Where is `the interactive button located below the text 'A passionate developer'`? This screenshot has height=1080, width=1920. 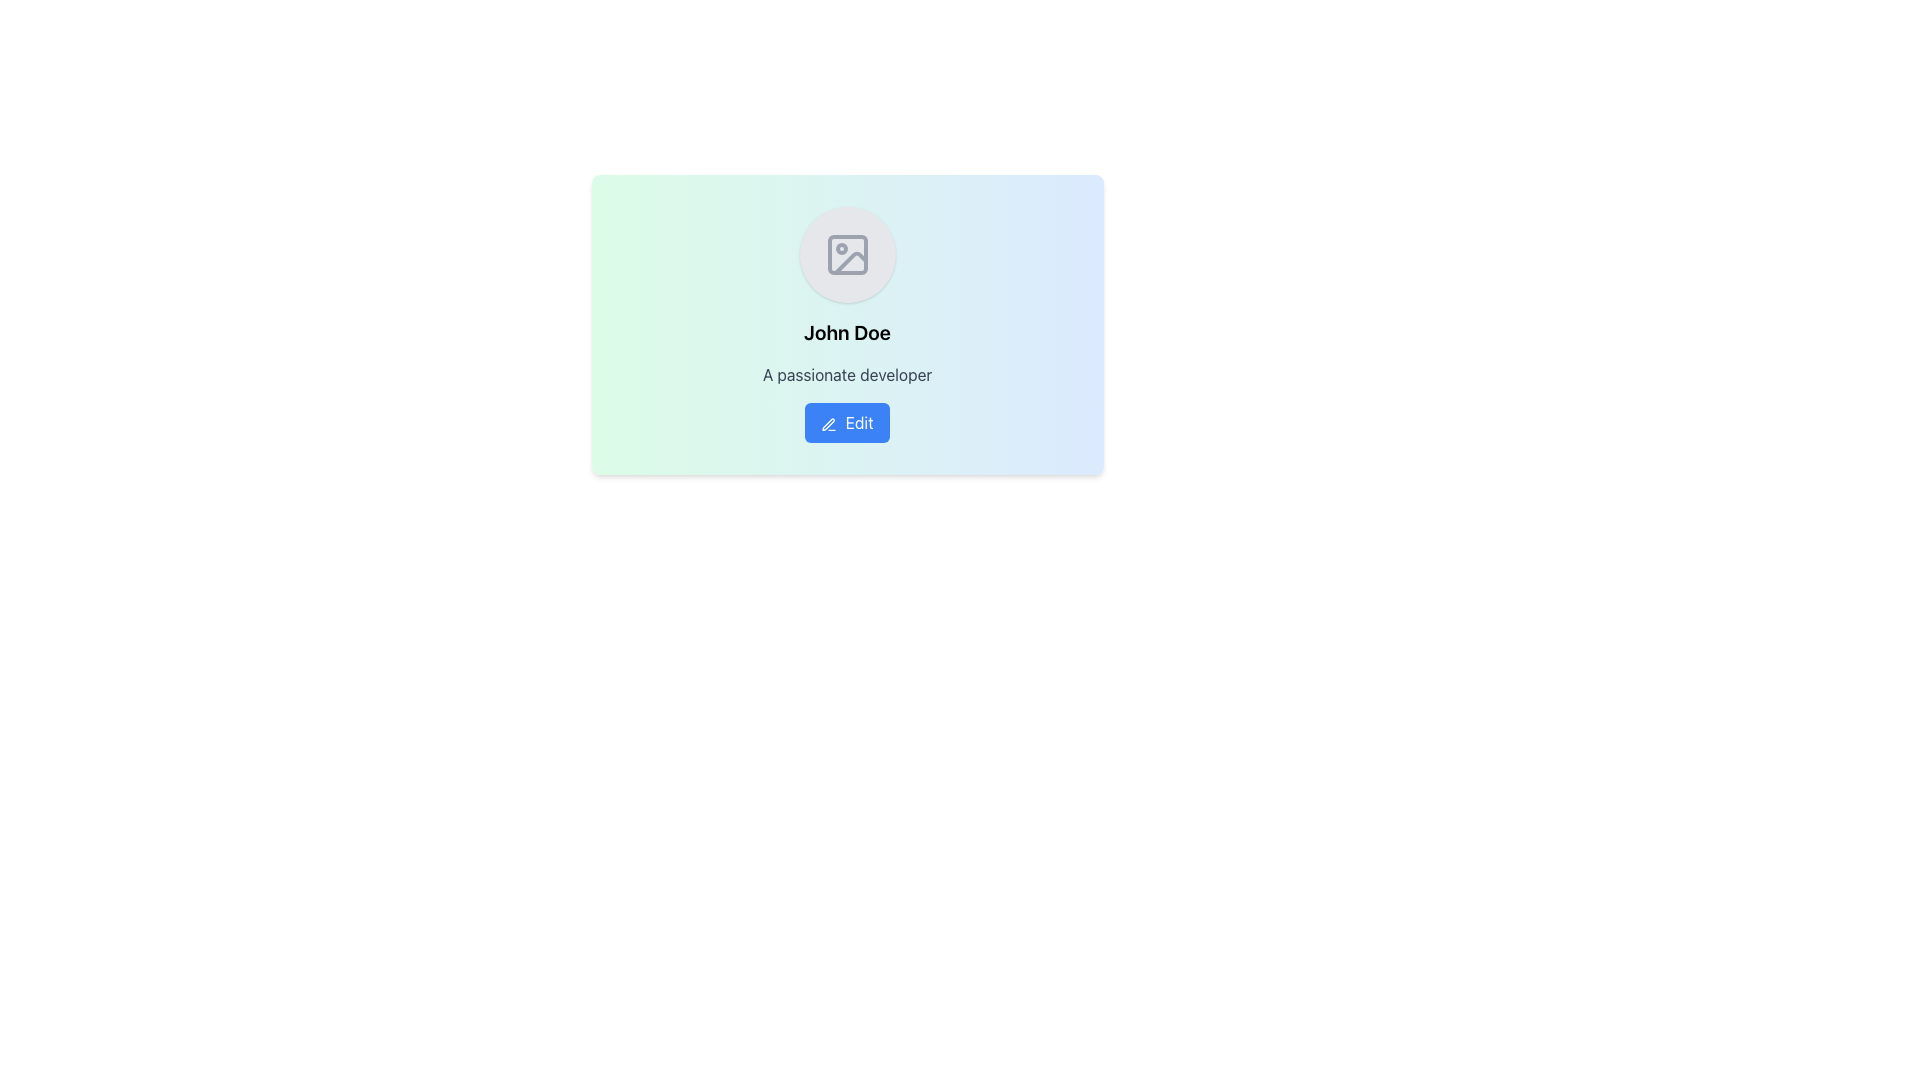
the interactive button located below the text 'A passionate developer' is located at coordinates (847, 422).